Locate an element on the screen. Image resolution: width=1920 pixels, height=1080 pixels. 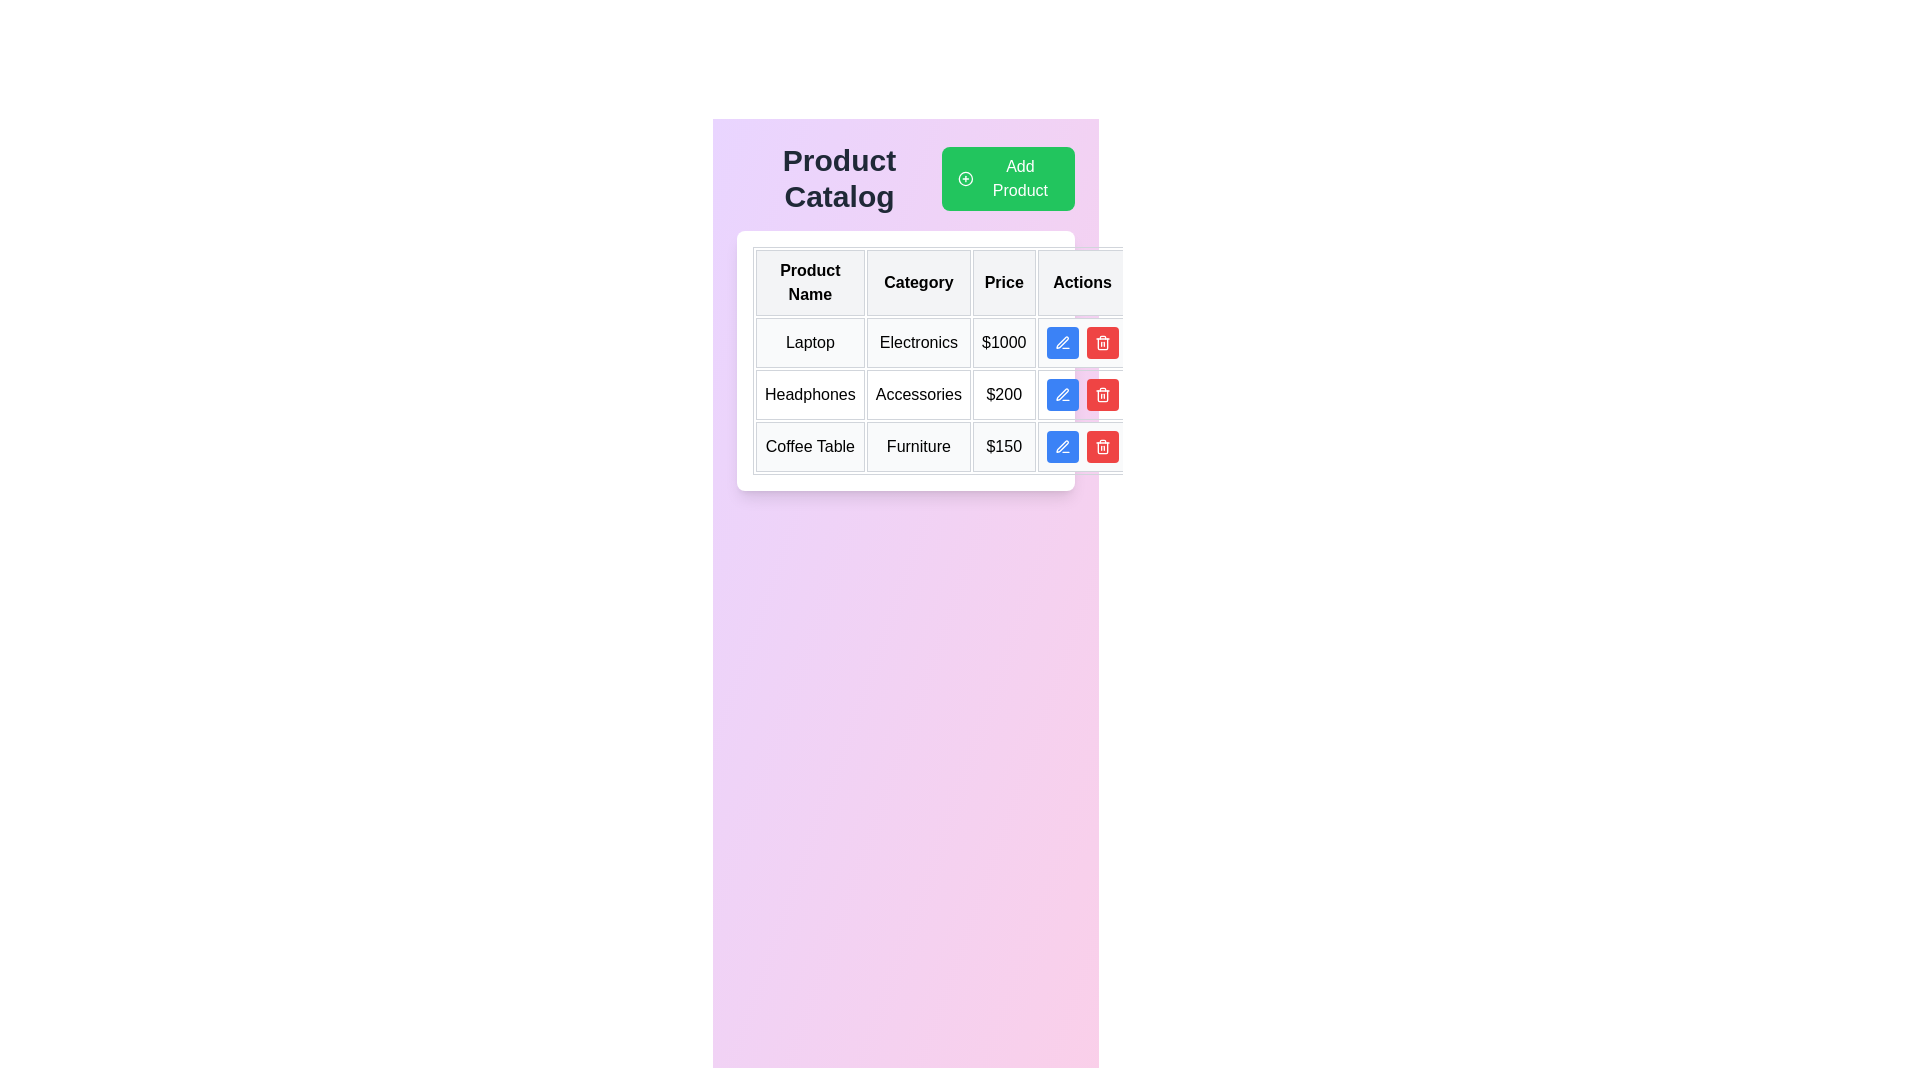
the red-colored trash icon button, which resembles a trash bin, located in the 'Actions' column of the table, specifically the second icon in the third row next to the 'Coffee Table' row is located at coordinates (1101, 446).